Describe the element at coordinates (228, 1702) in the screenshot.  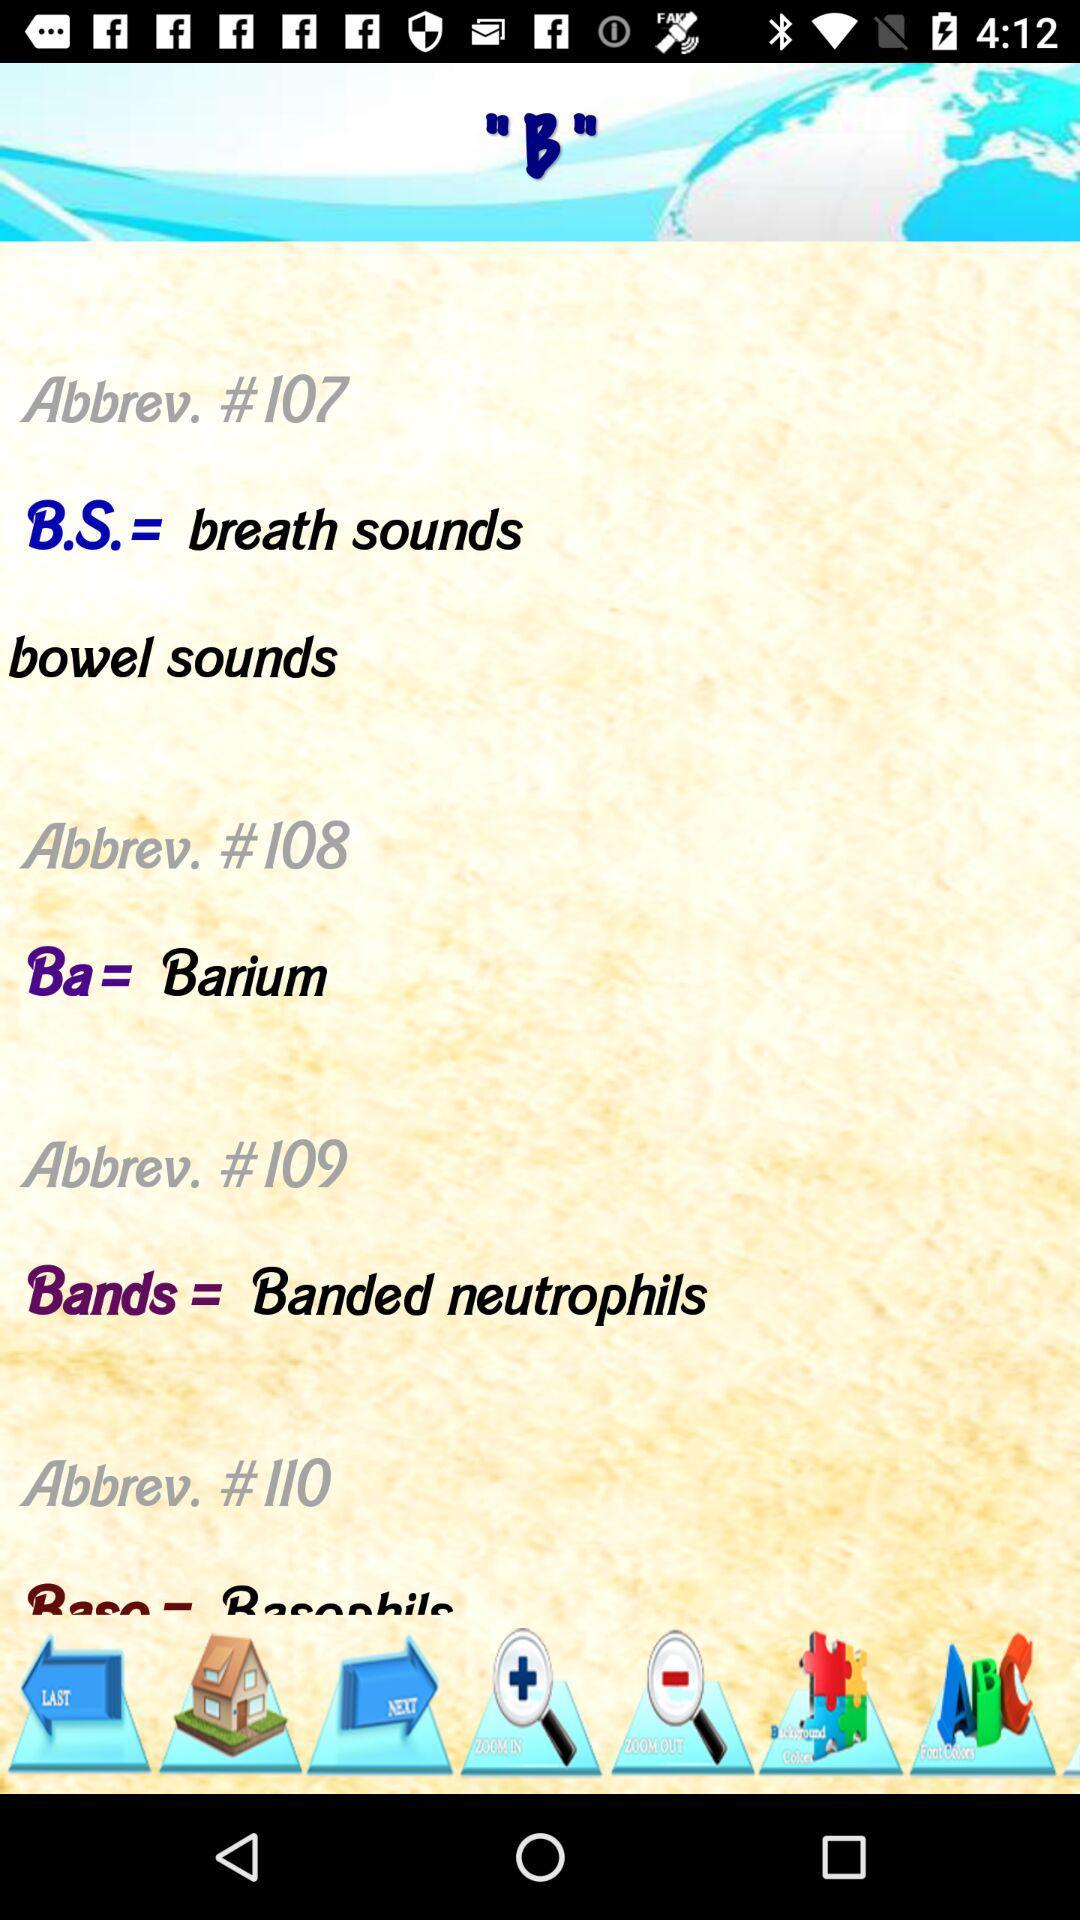
I see `brings to home screen` at that location.